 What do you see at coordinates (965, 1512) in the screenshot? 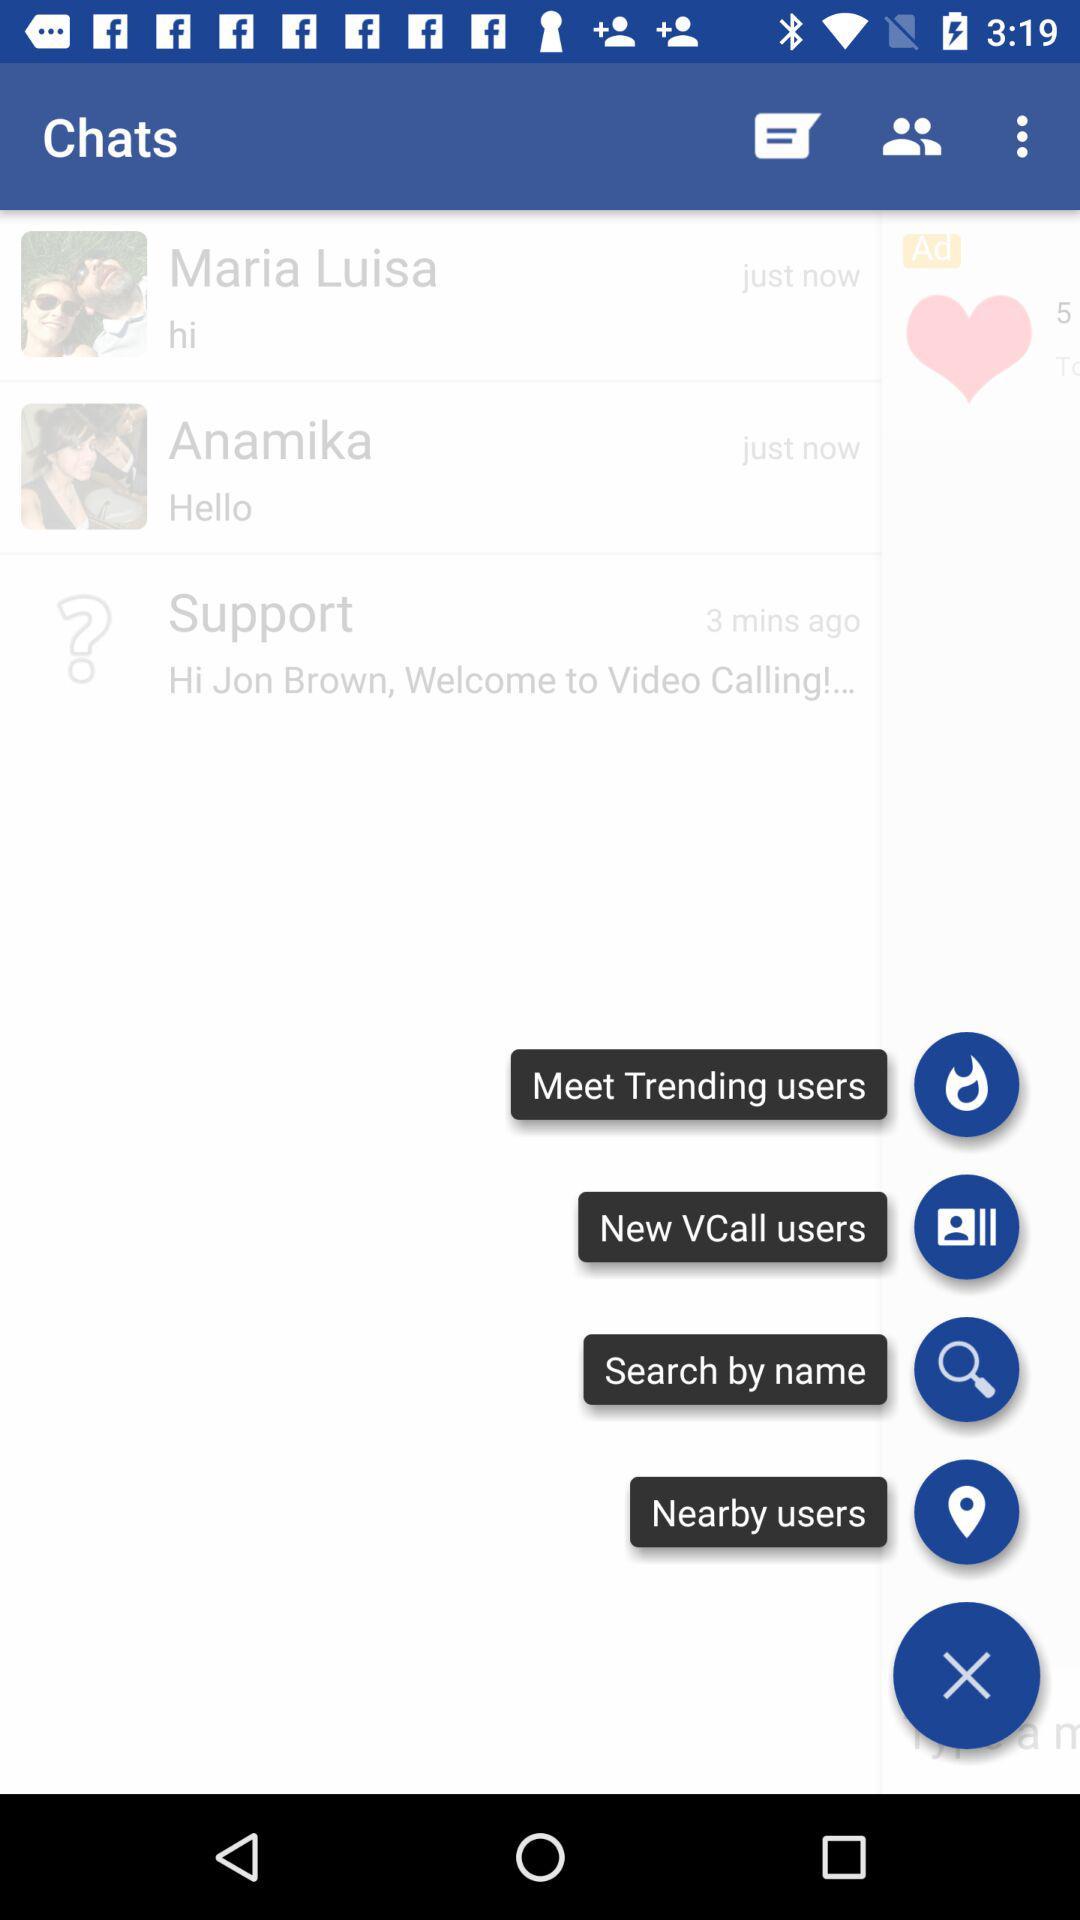
I see `the location icon` at bounding box center [965, 1512].